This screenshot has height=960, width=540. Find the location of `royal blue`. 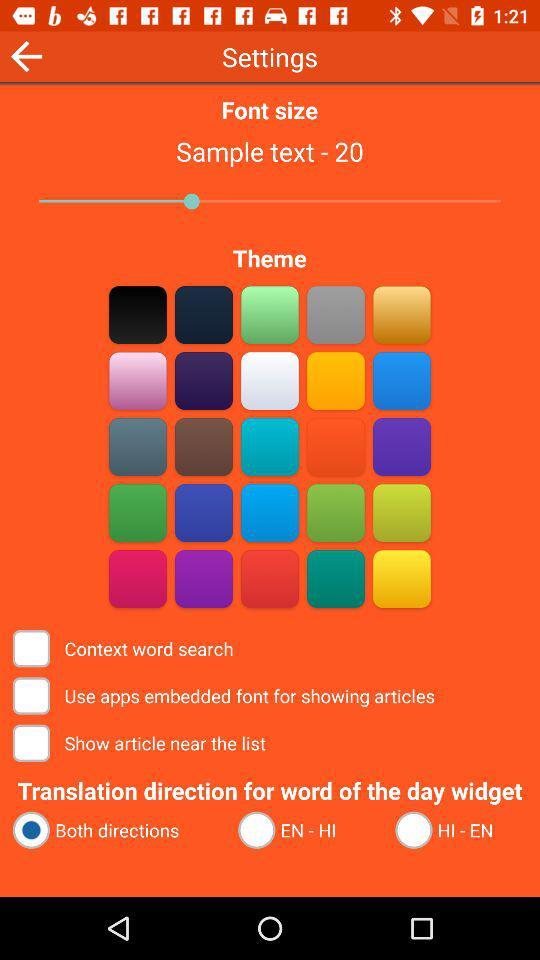

royal blue is located at coordinates (203, 512).